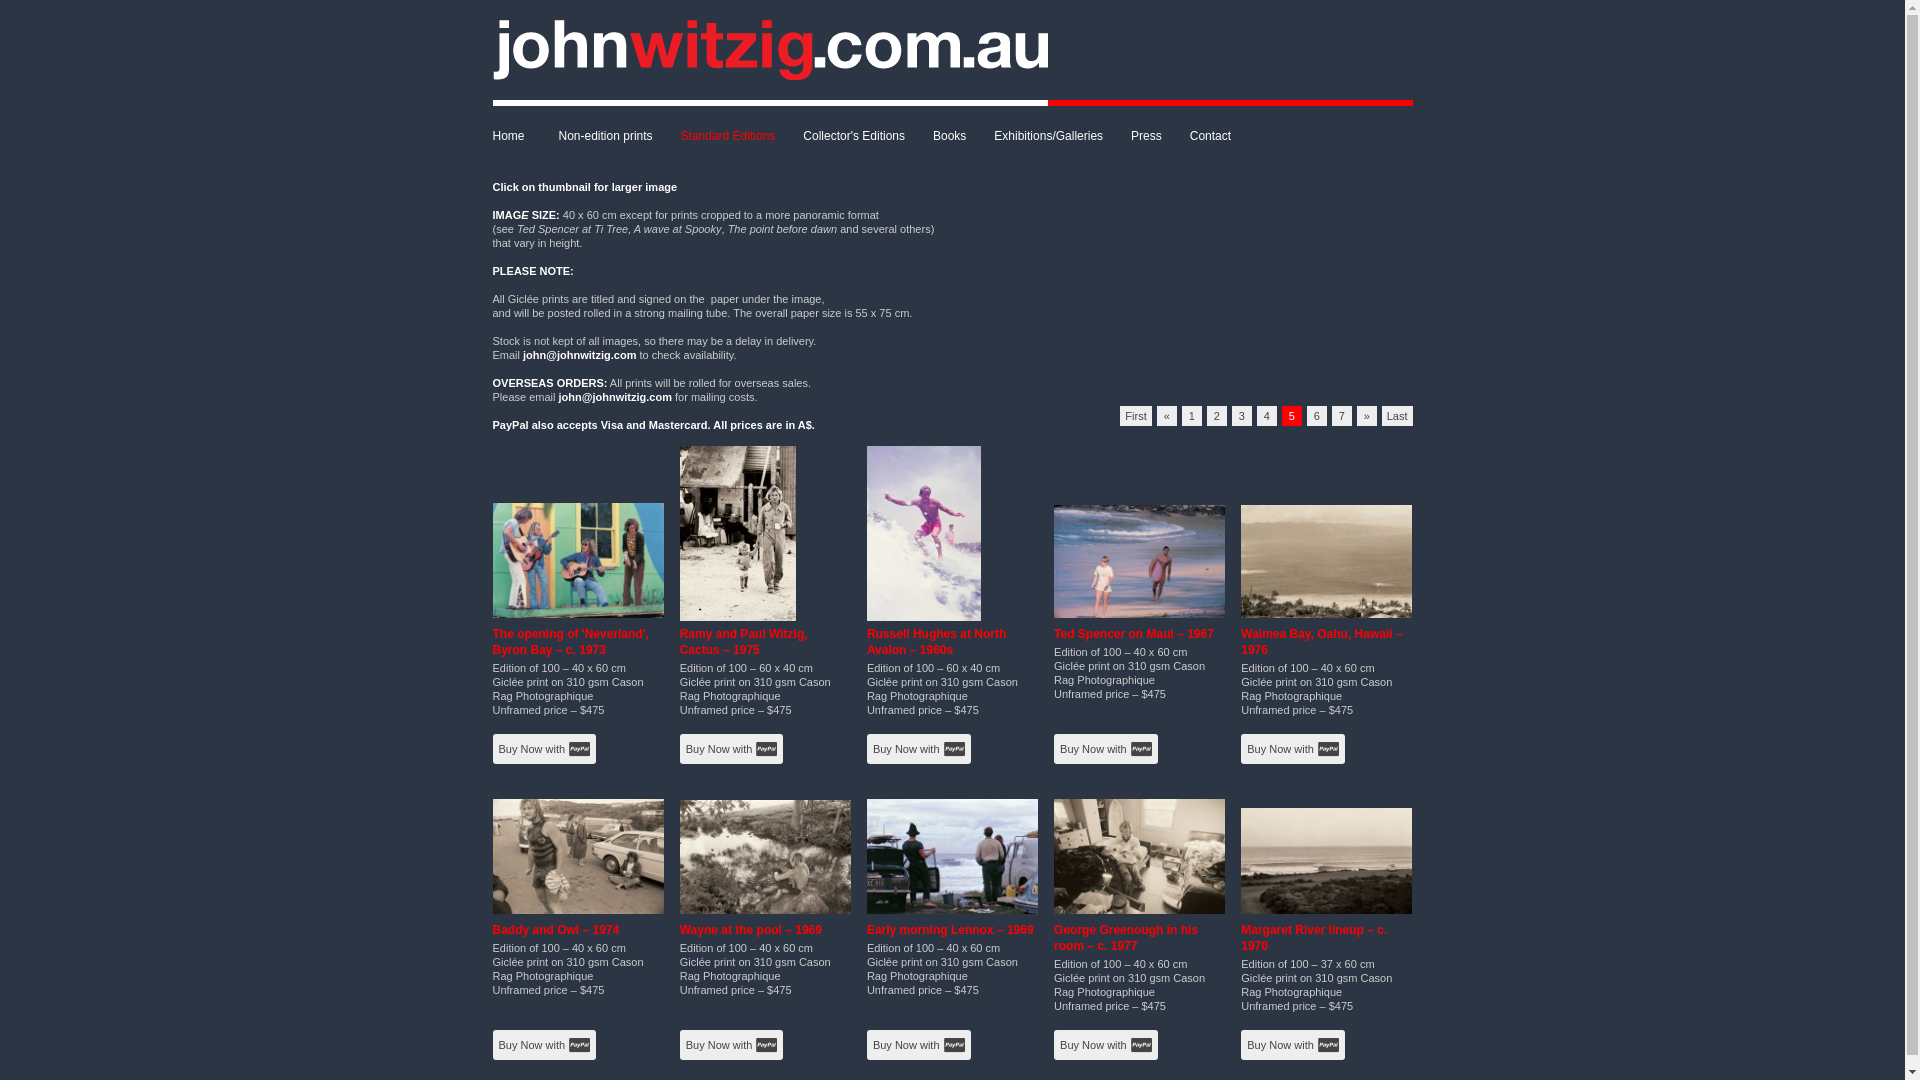  Describe the element at coordinates (491, 135) in the screenshot. I see `'Home'` at that location.